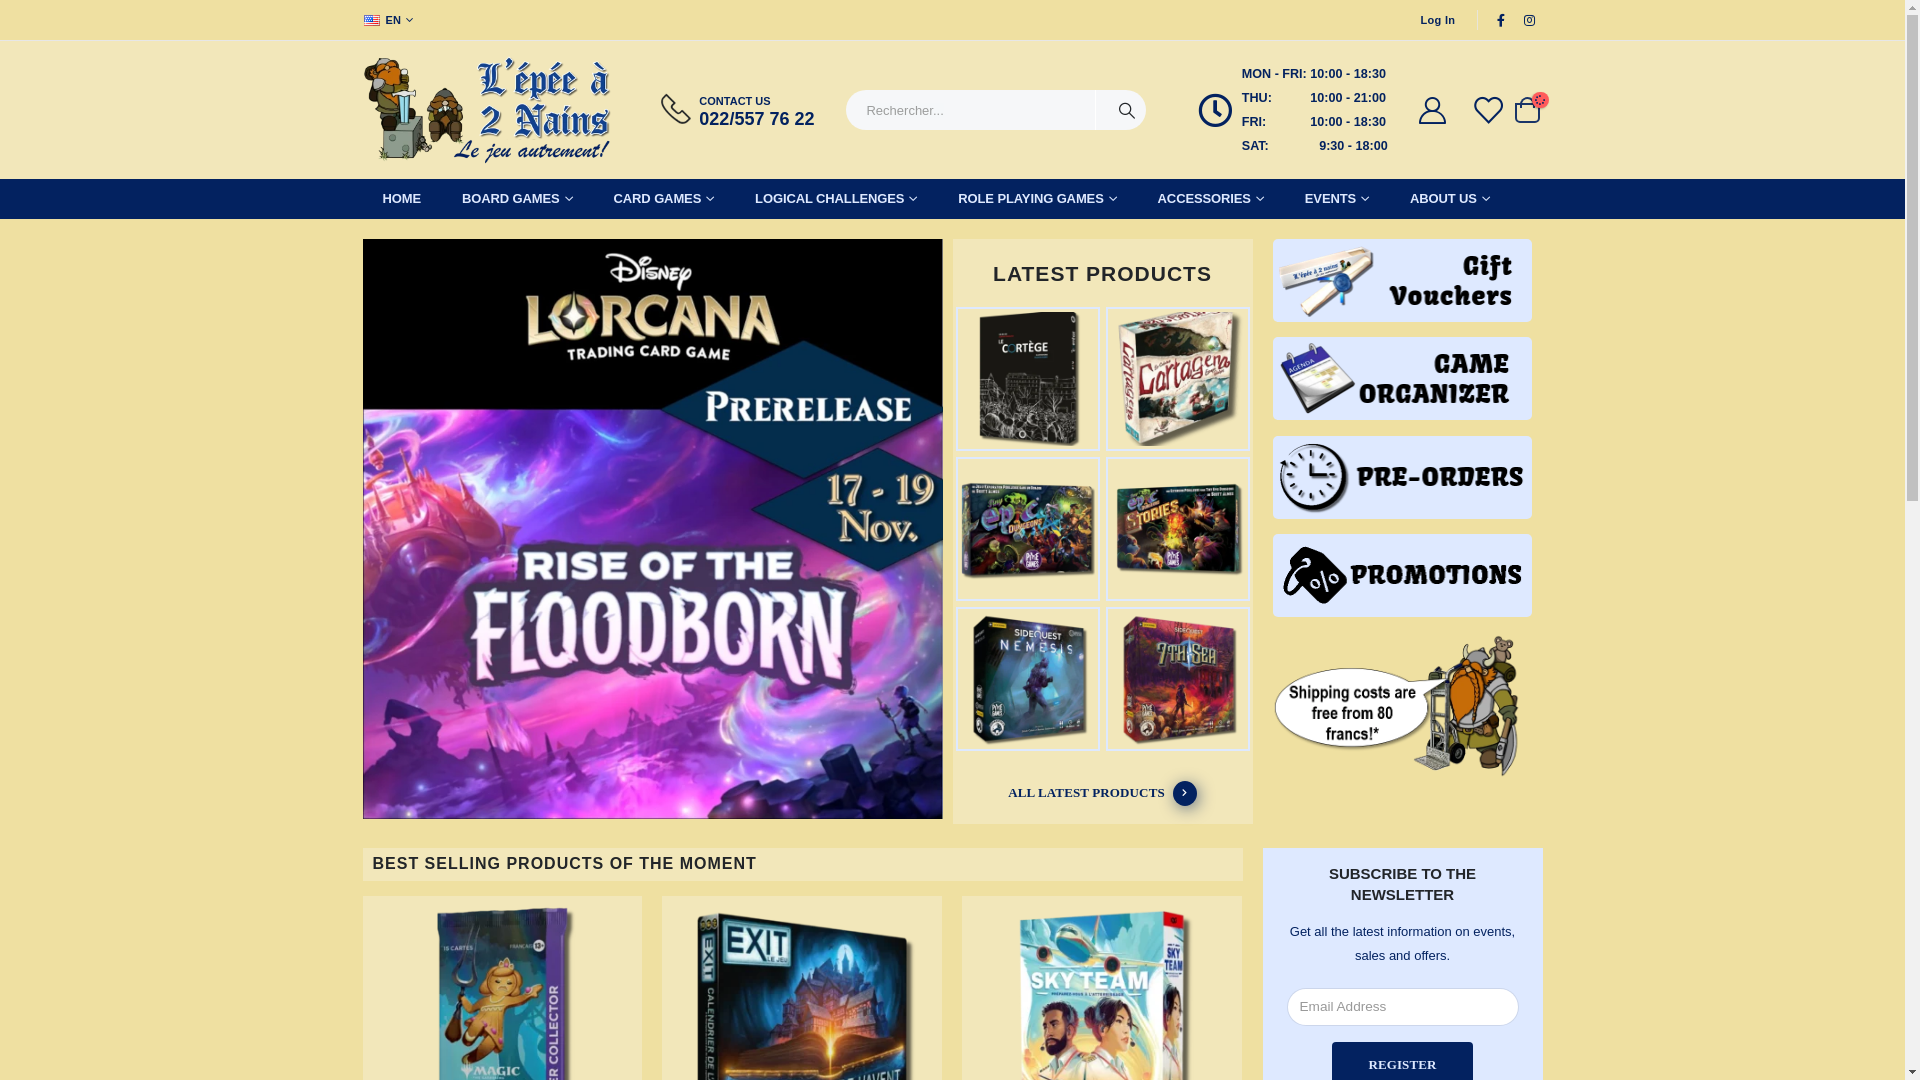 Image resolution: width=1920 pixels, height=1080 pixels. I want to click on 'ACCESSORIES', so click(1209, 199).